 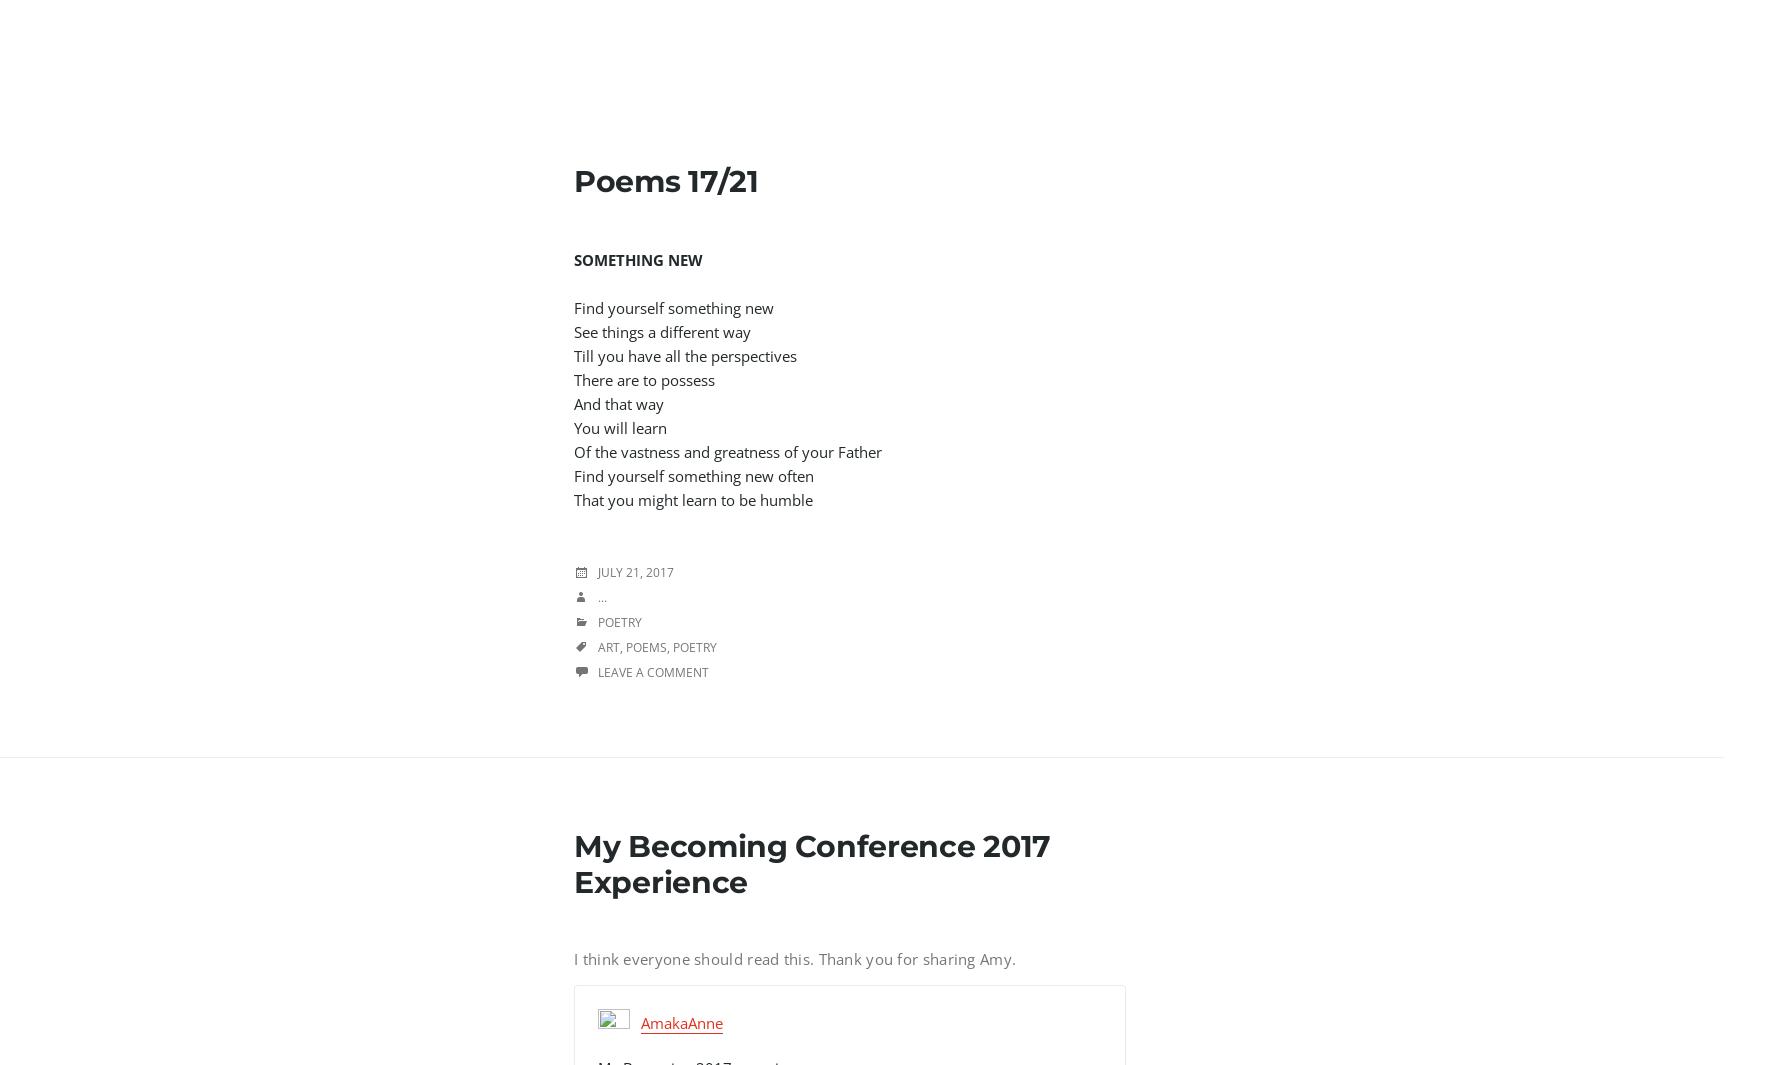 I want to click on 'There are to possess', so click(x=644, y=378).